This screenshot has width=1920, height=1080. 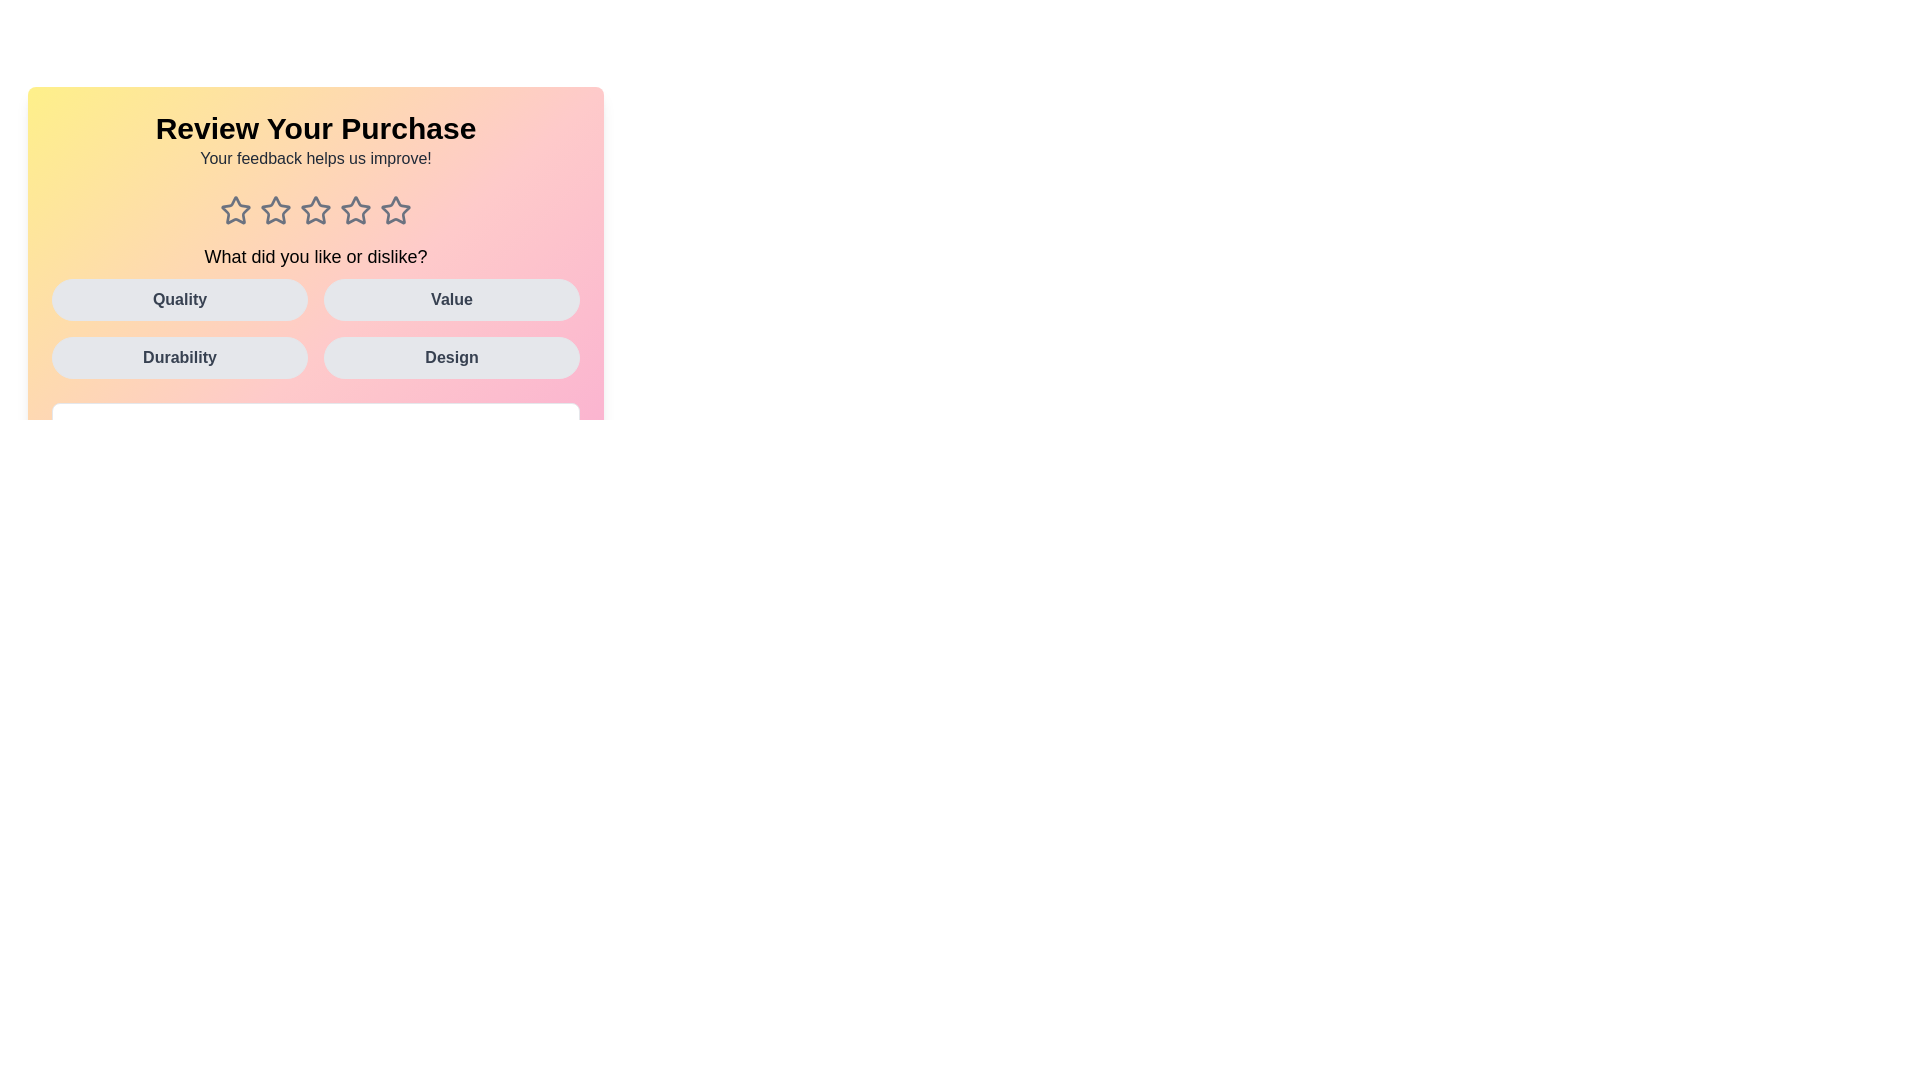 I want to click on the 'Design' category button located in the bottom-right corner of the grid, so click(x=450, y=357).